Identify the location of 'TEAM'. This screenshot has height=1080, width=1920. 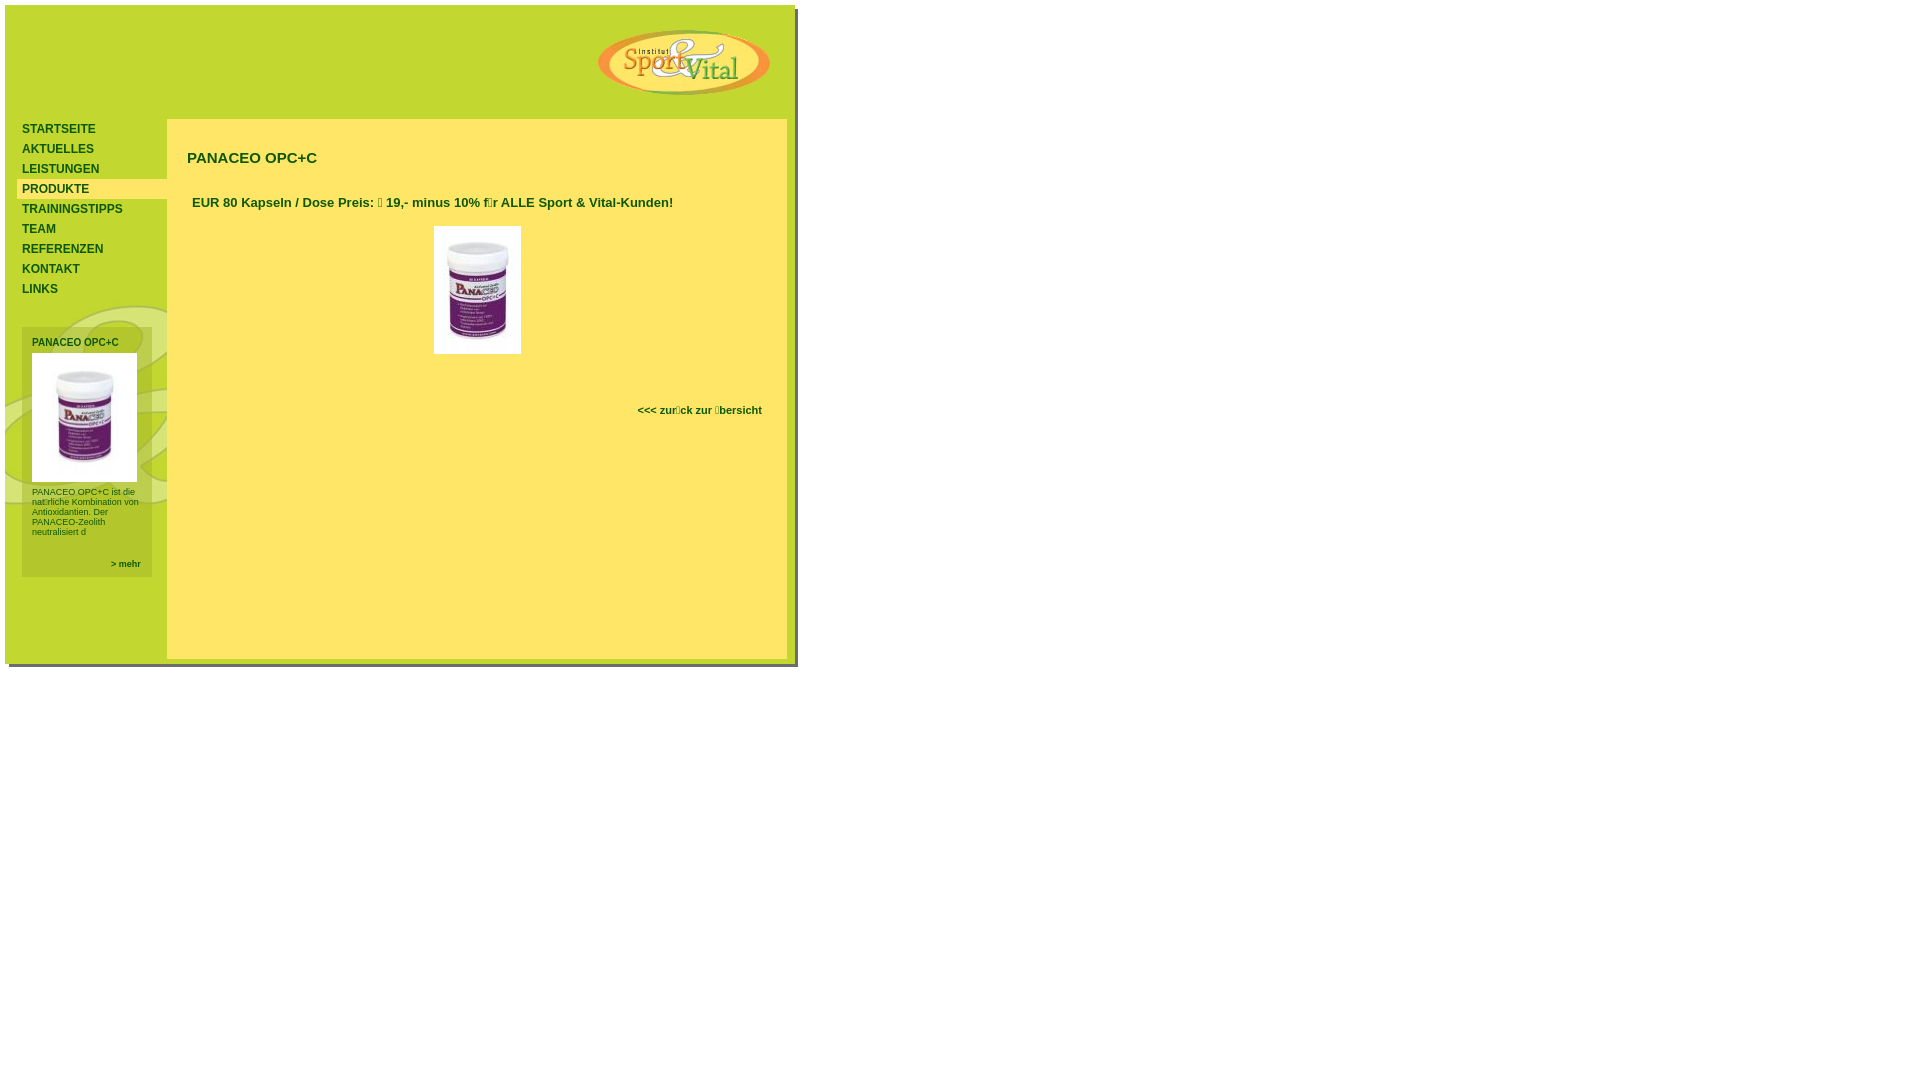
(17, 227).